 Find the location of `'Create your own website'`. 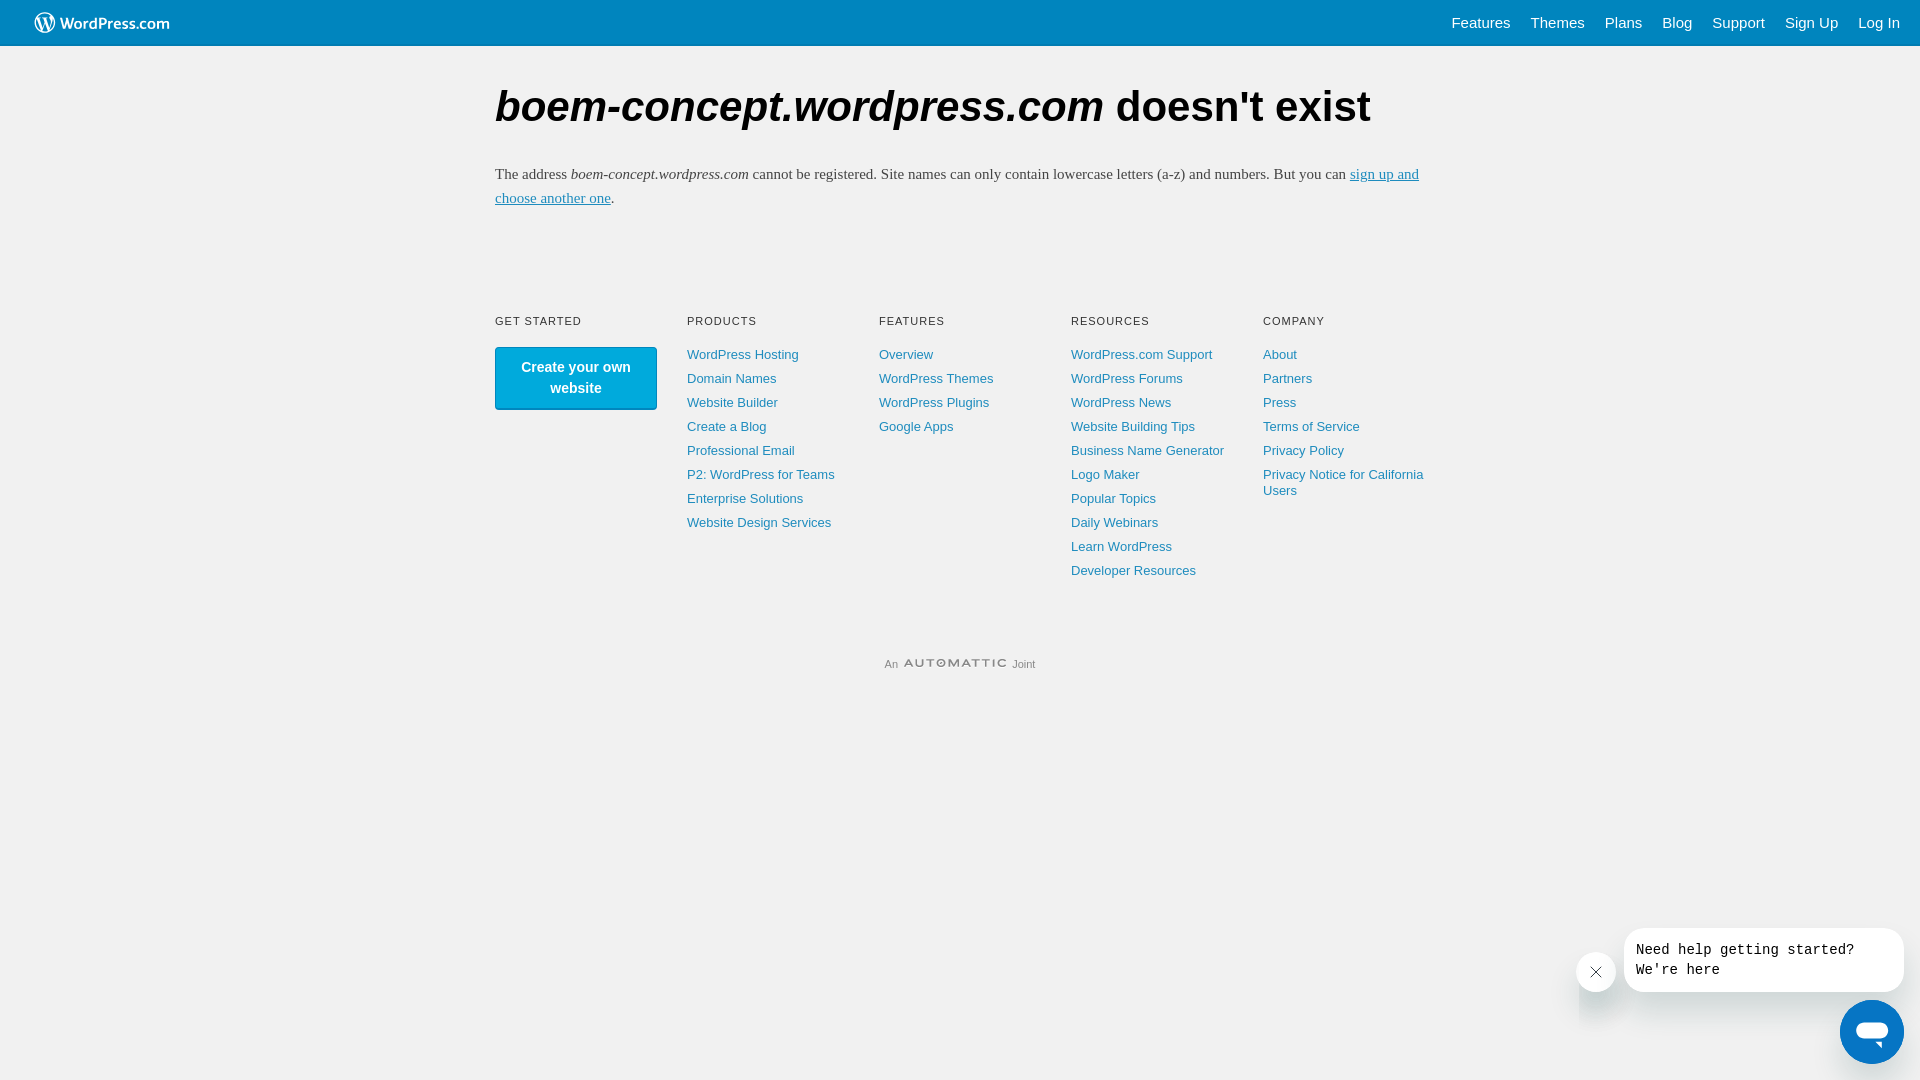

'Create your own website' is located at coordinates (575, 378).